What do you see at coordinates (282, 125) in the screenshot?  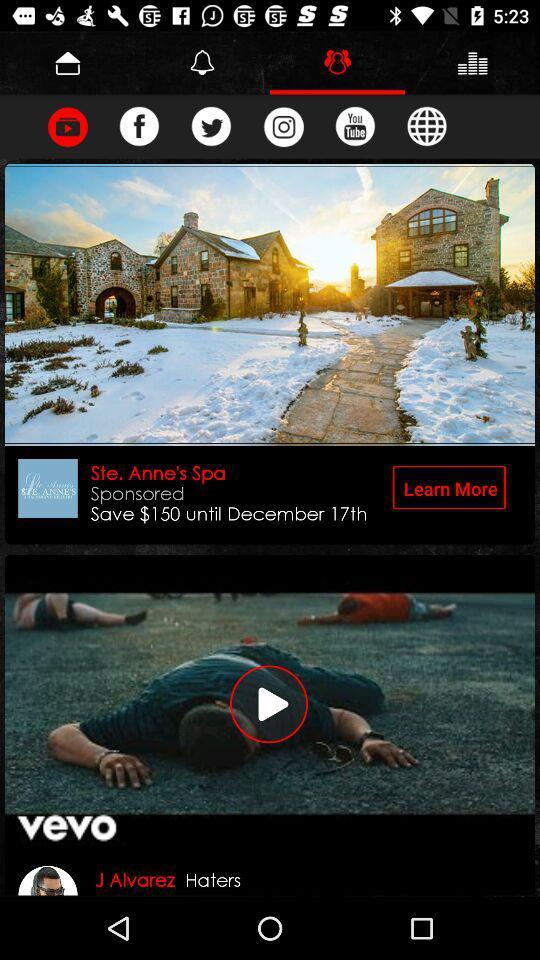 I see `the photo icon` at bounding box center [282, 125].